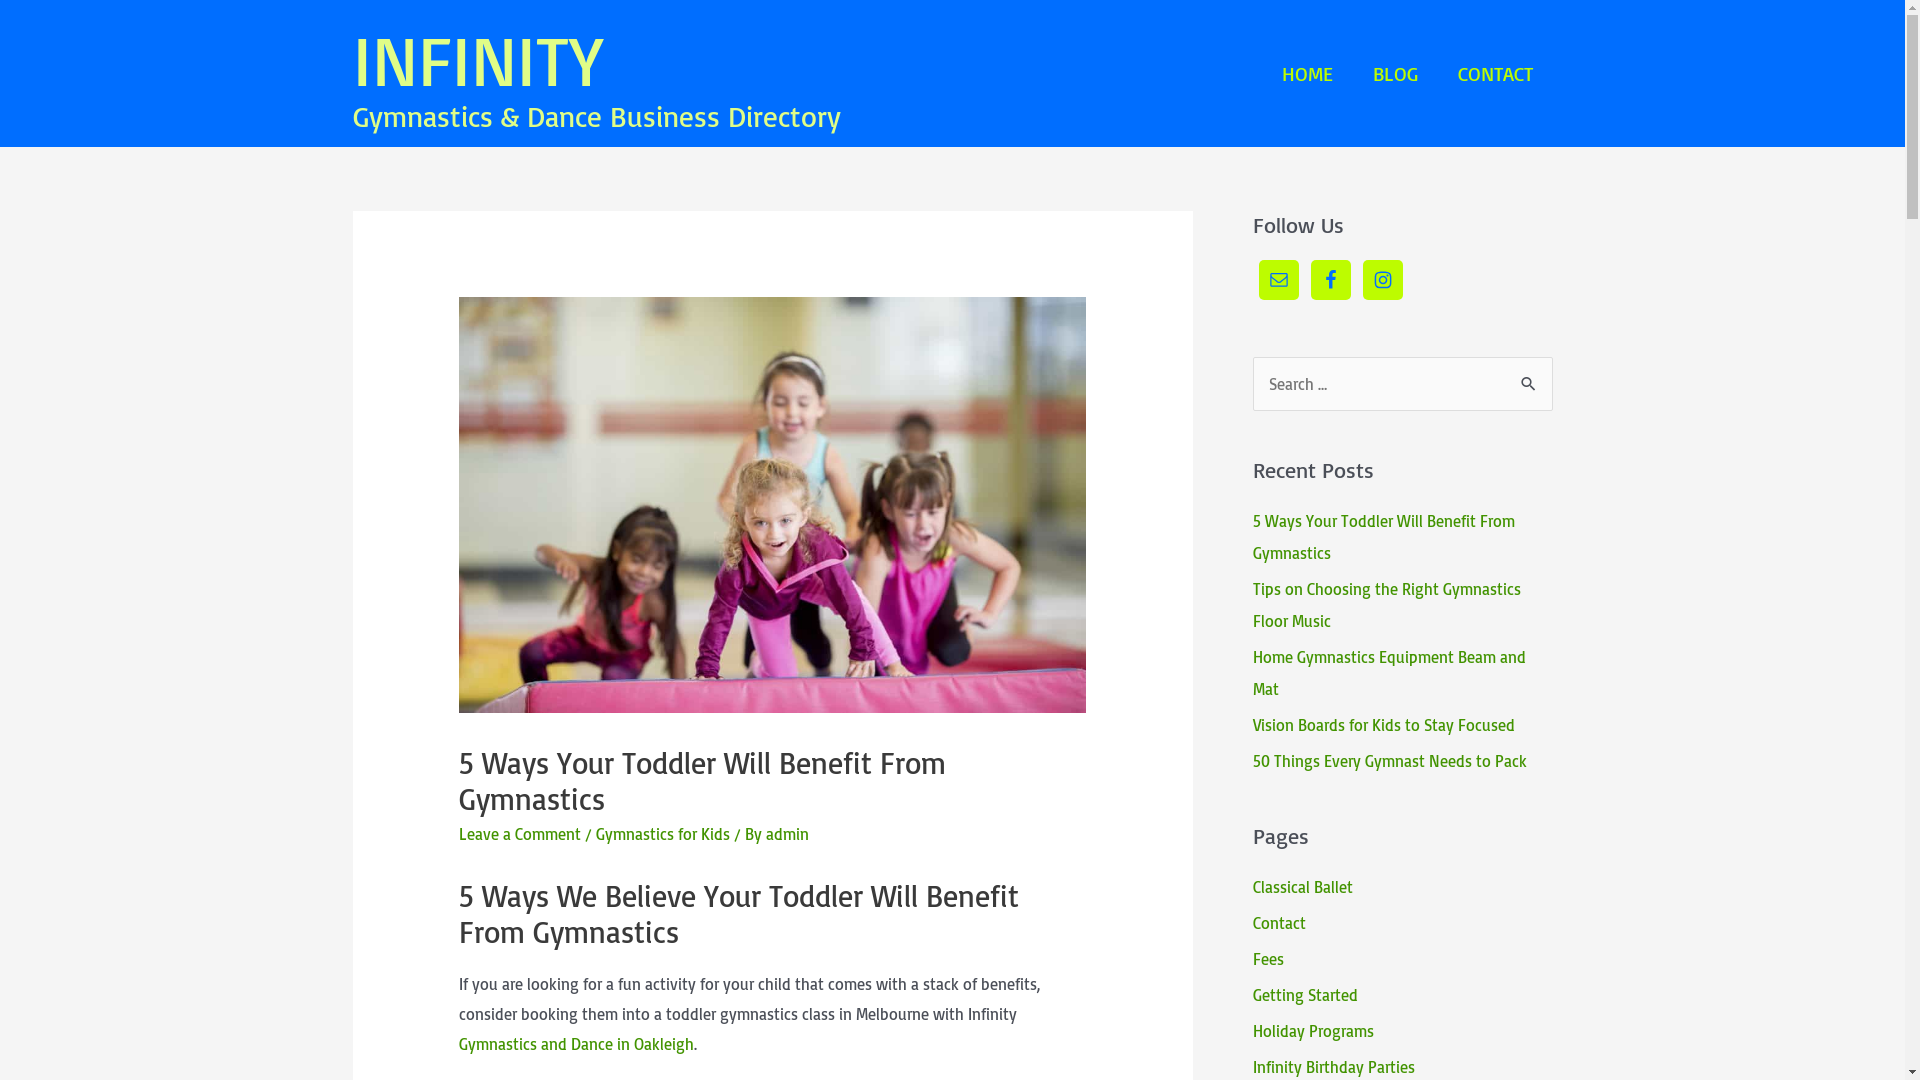 This screenshot has width=1920, height=1080. Describe the element at coordinates (1381, 535) in the screenshot. I see `'5 Ways Your Toddler Will Benefit From Gymnastics'` at that location.